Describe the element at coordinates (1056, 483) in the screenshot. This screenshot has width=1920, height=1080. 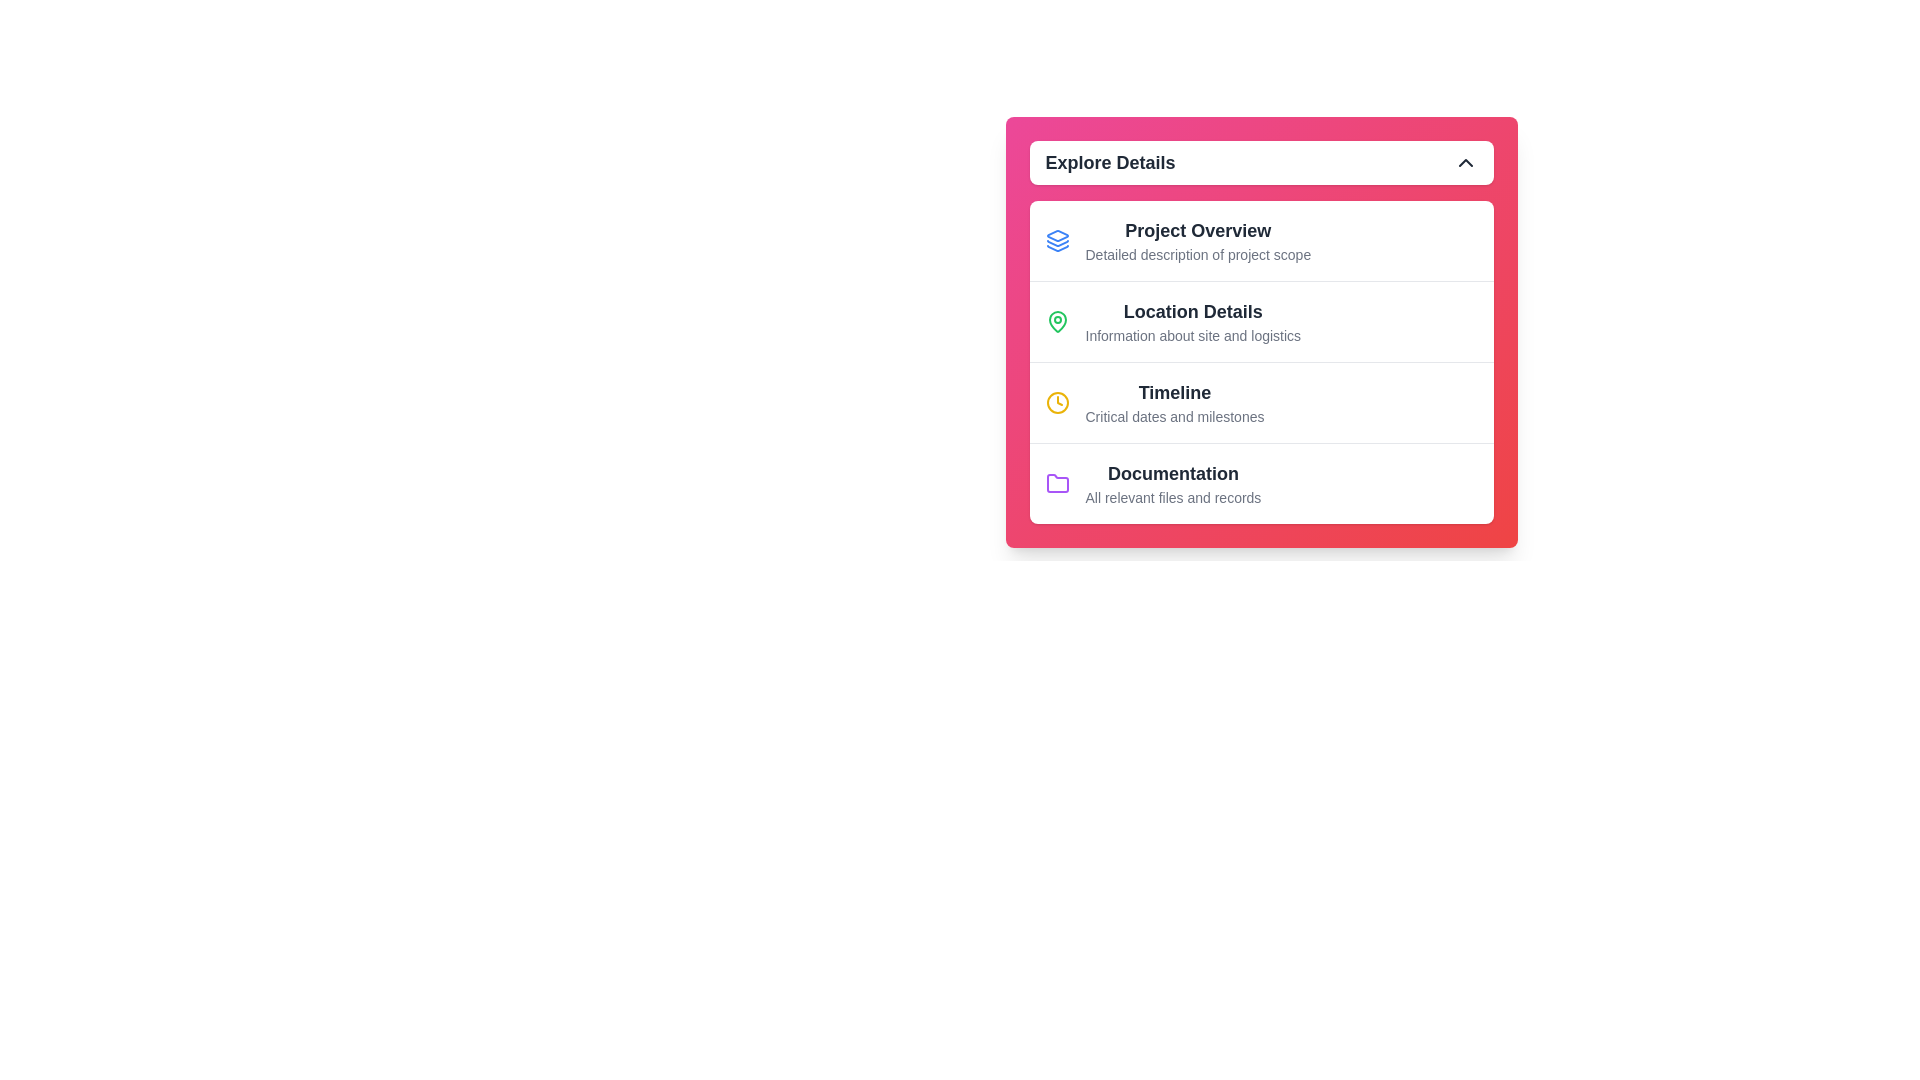
I see `the purple folder icon, which is the leftmost element in the 'Documentation' row within the 'Explore Details' section` at that location.